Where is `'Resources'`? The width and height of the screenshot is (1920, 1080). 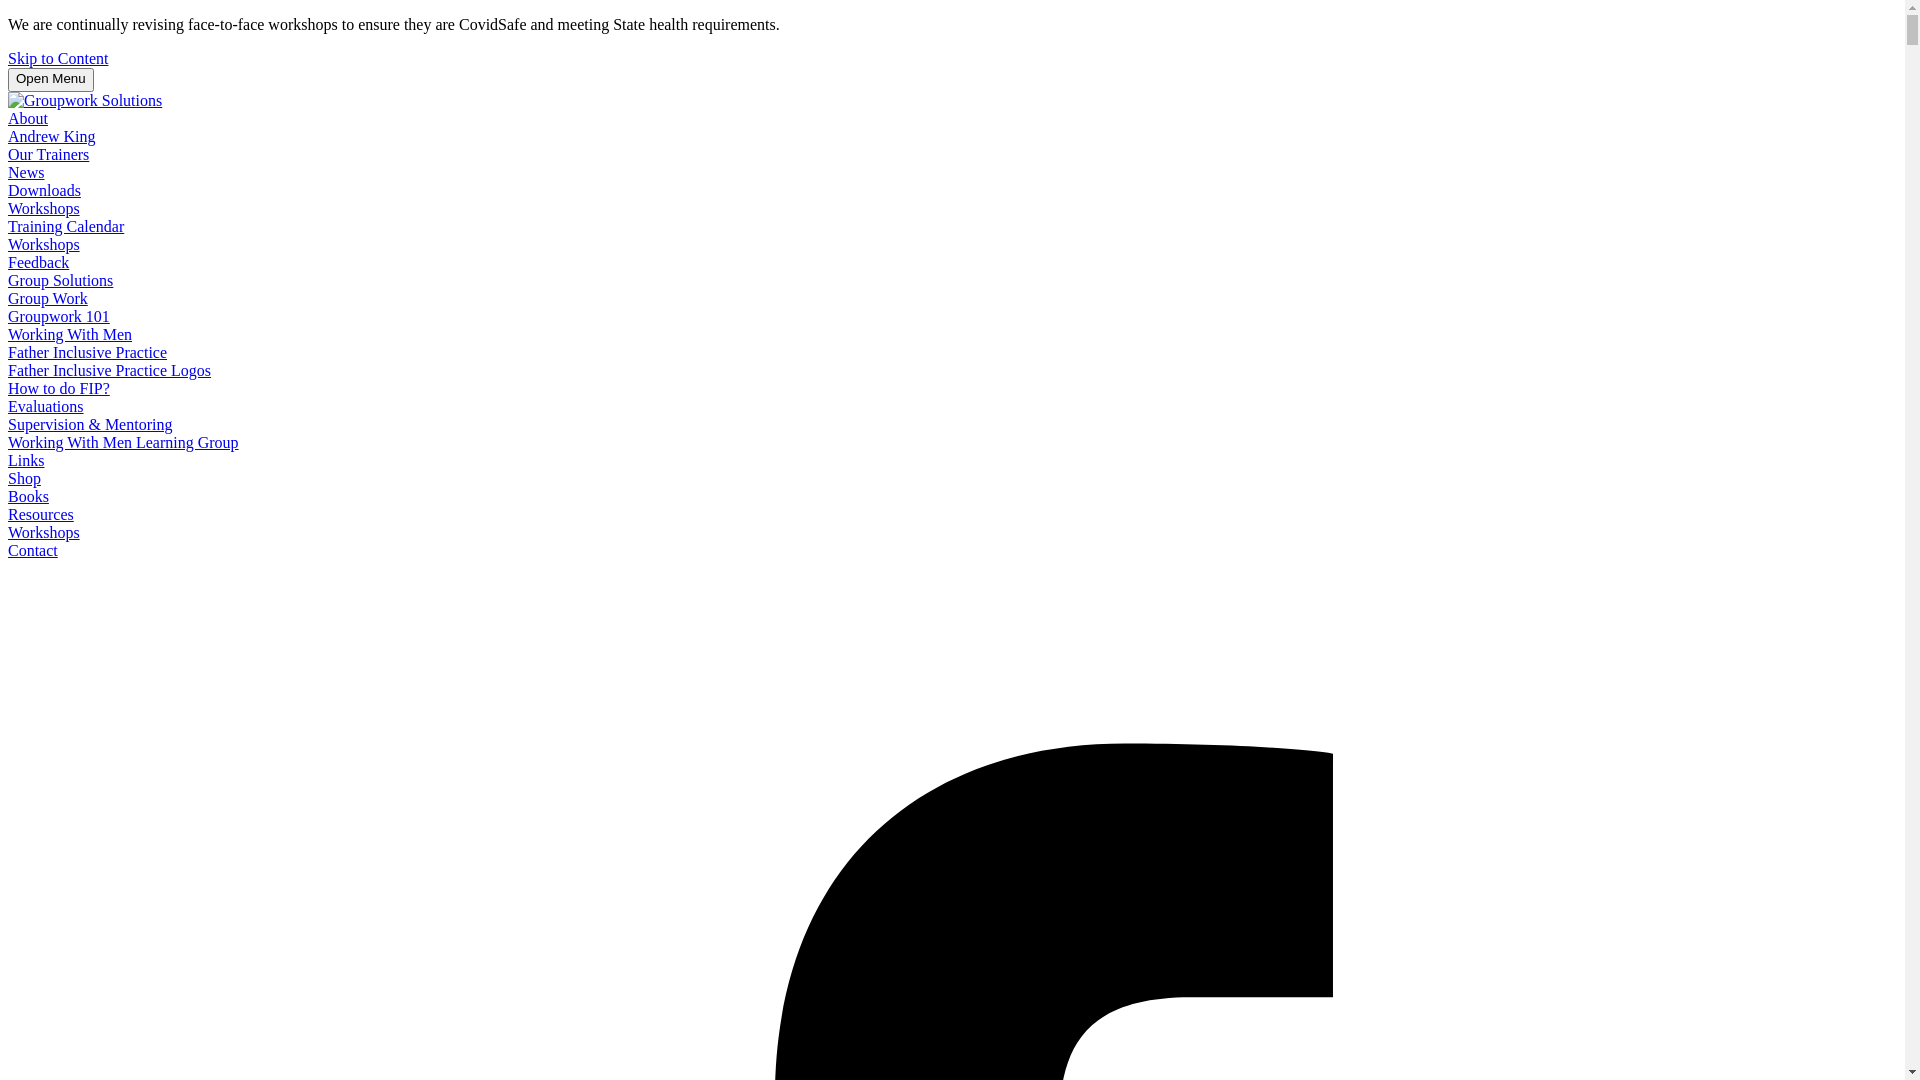
'Resources' is located at coordinates (41, 513).